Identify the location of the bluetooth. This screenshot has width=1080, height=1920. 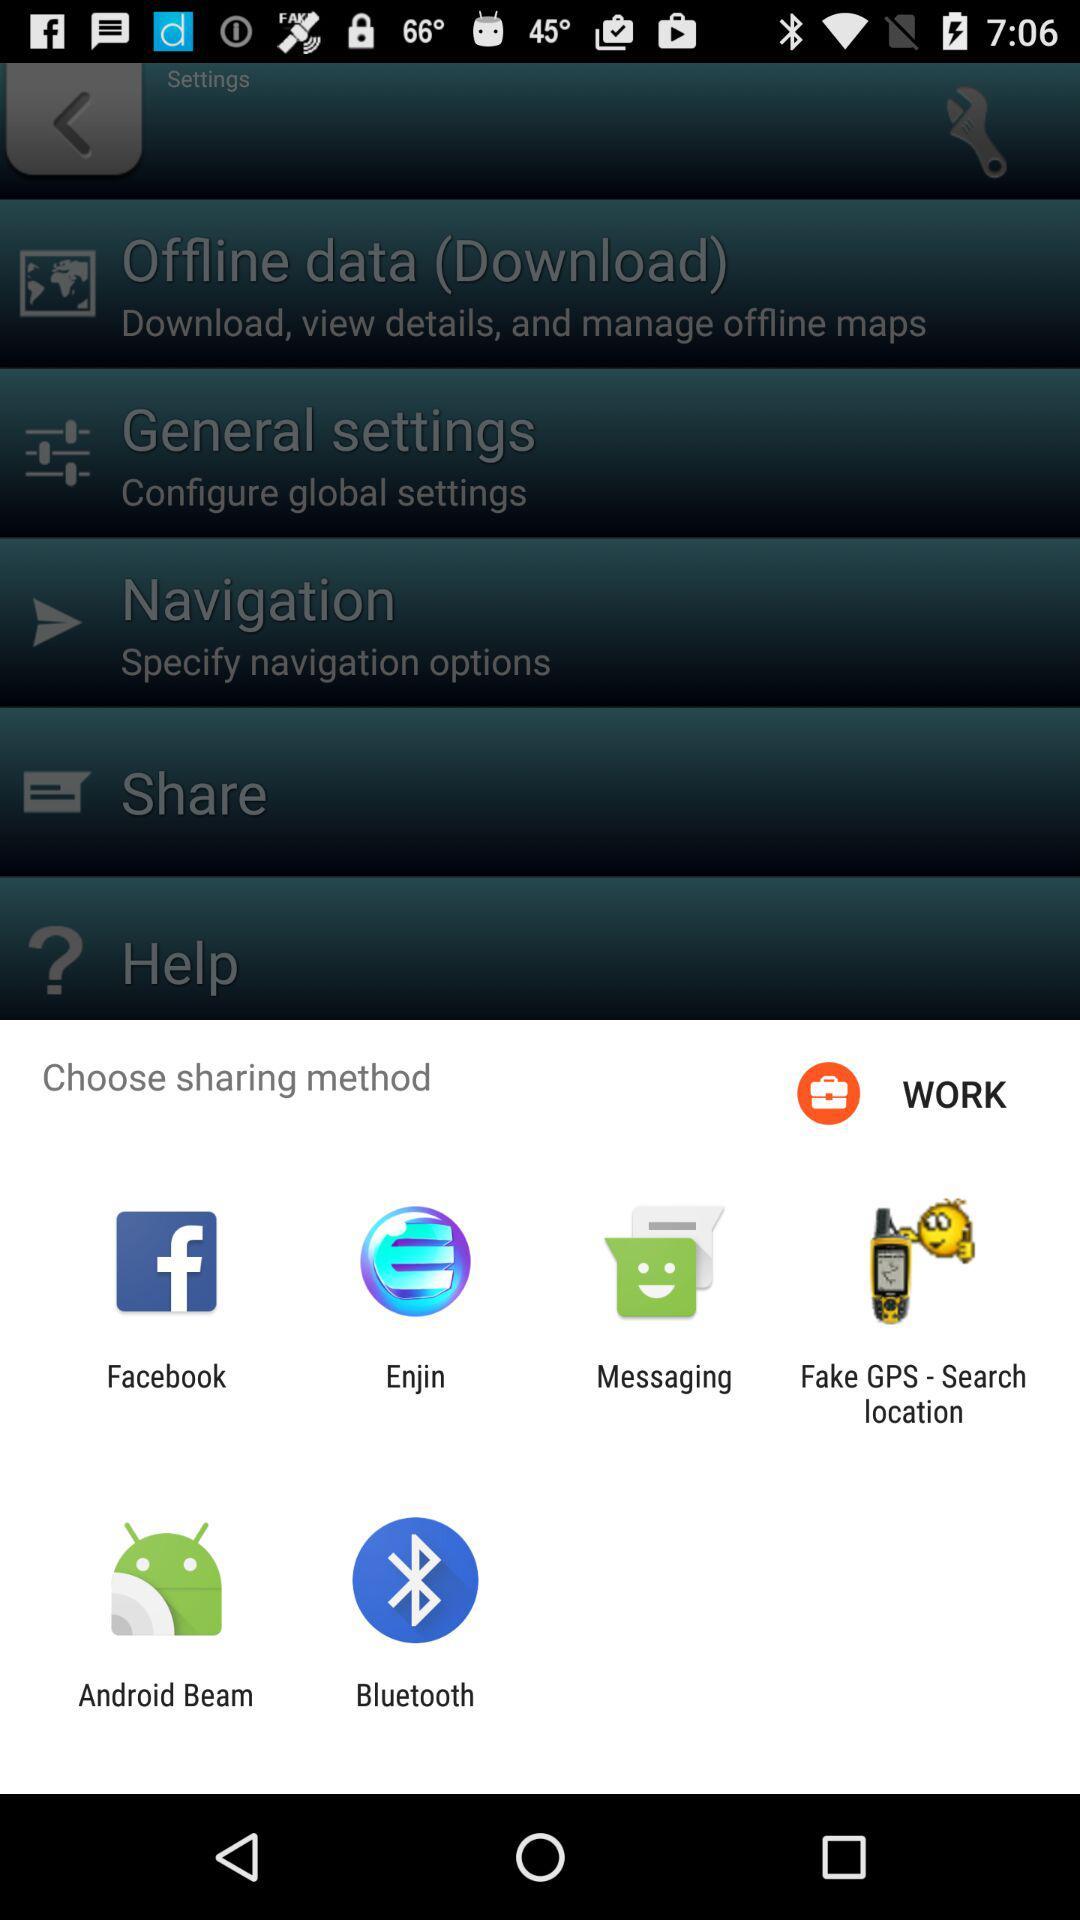
(414, 1711).